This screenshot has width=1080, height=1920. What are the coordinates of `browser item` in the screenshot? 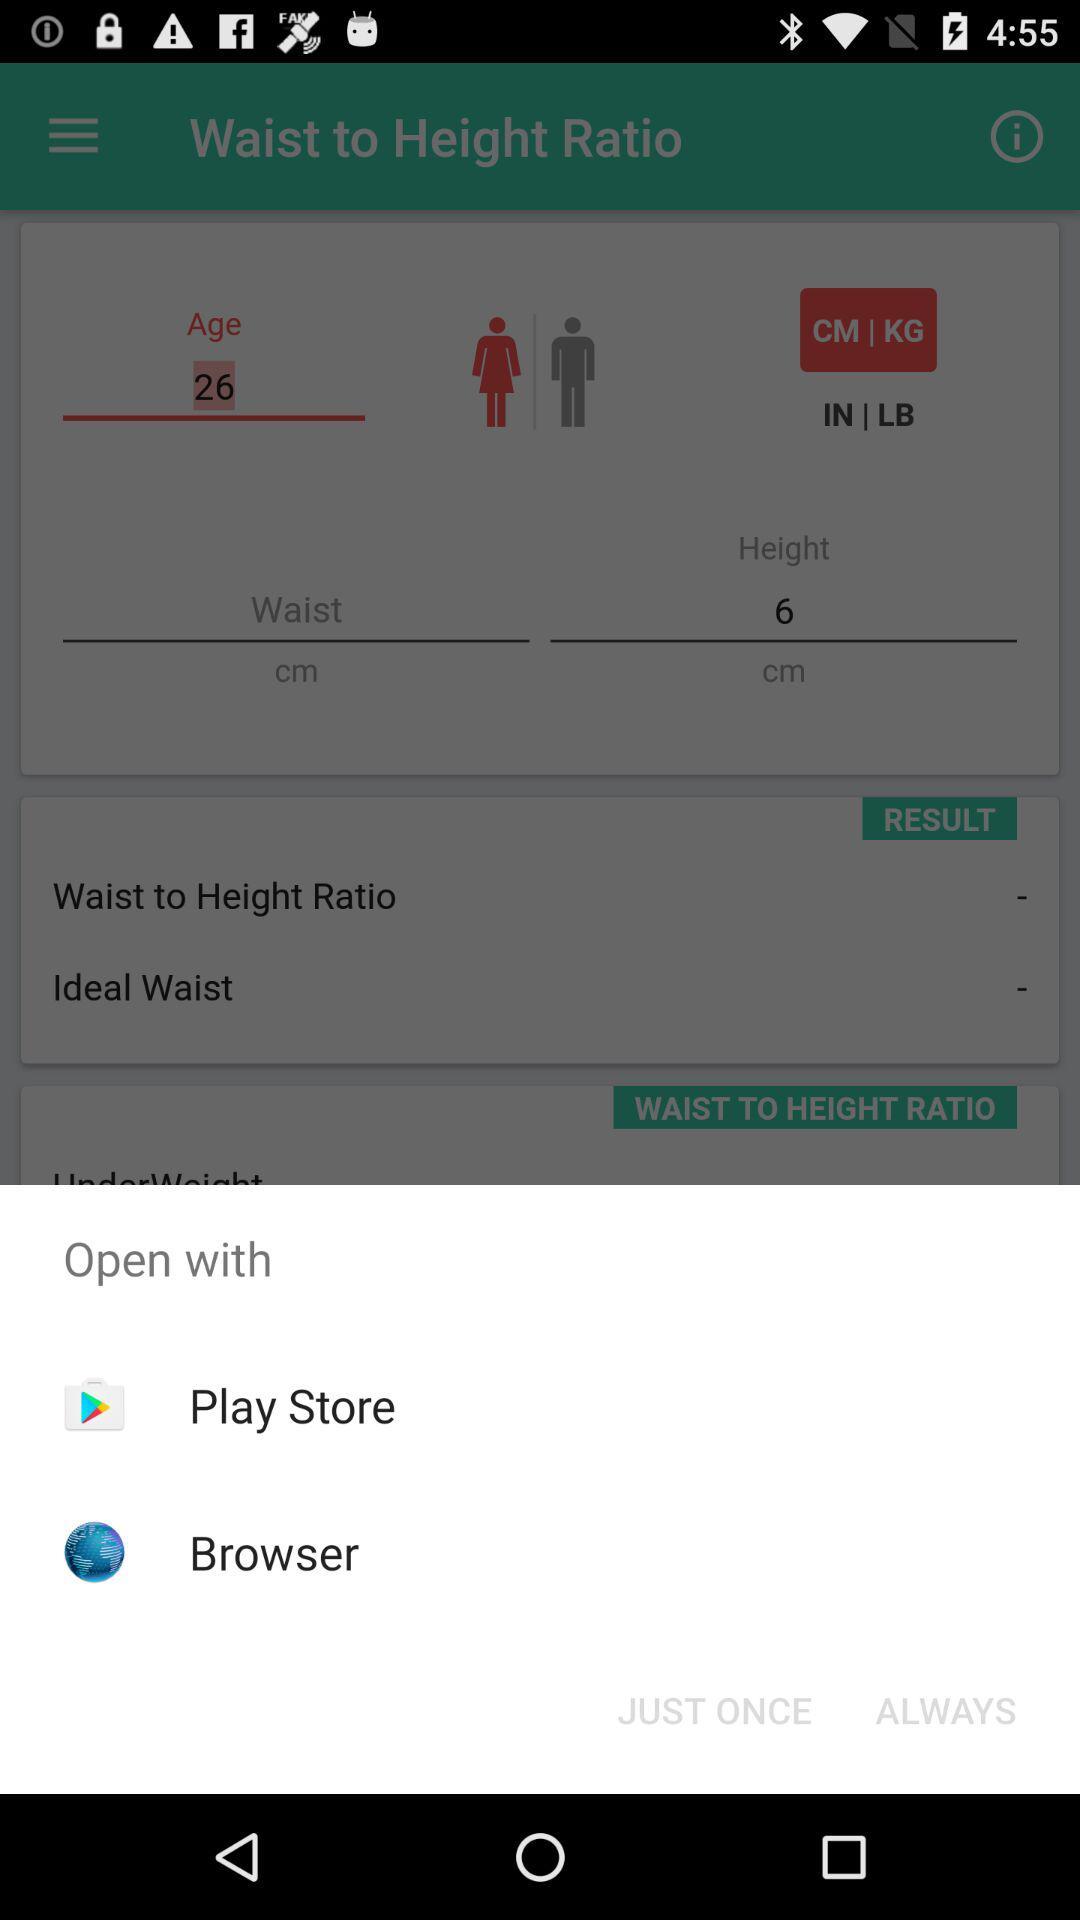 It's located at (274, 1551).